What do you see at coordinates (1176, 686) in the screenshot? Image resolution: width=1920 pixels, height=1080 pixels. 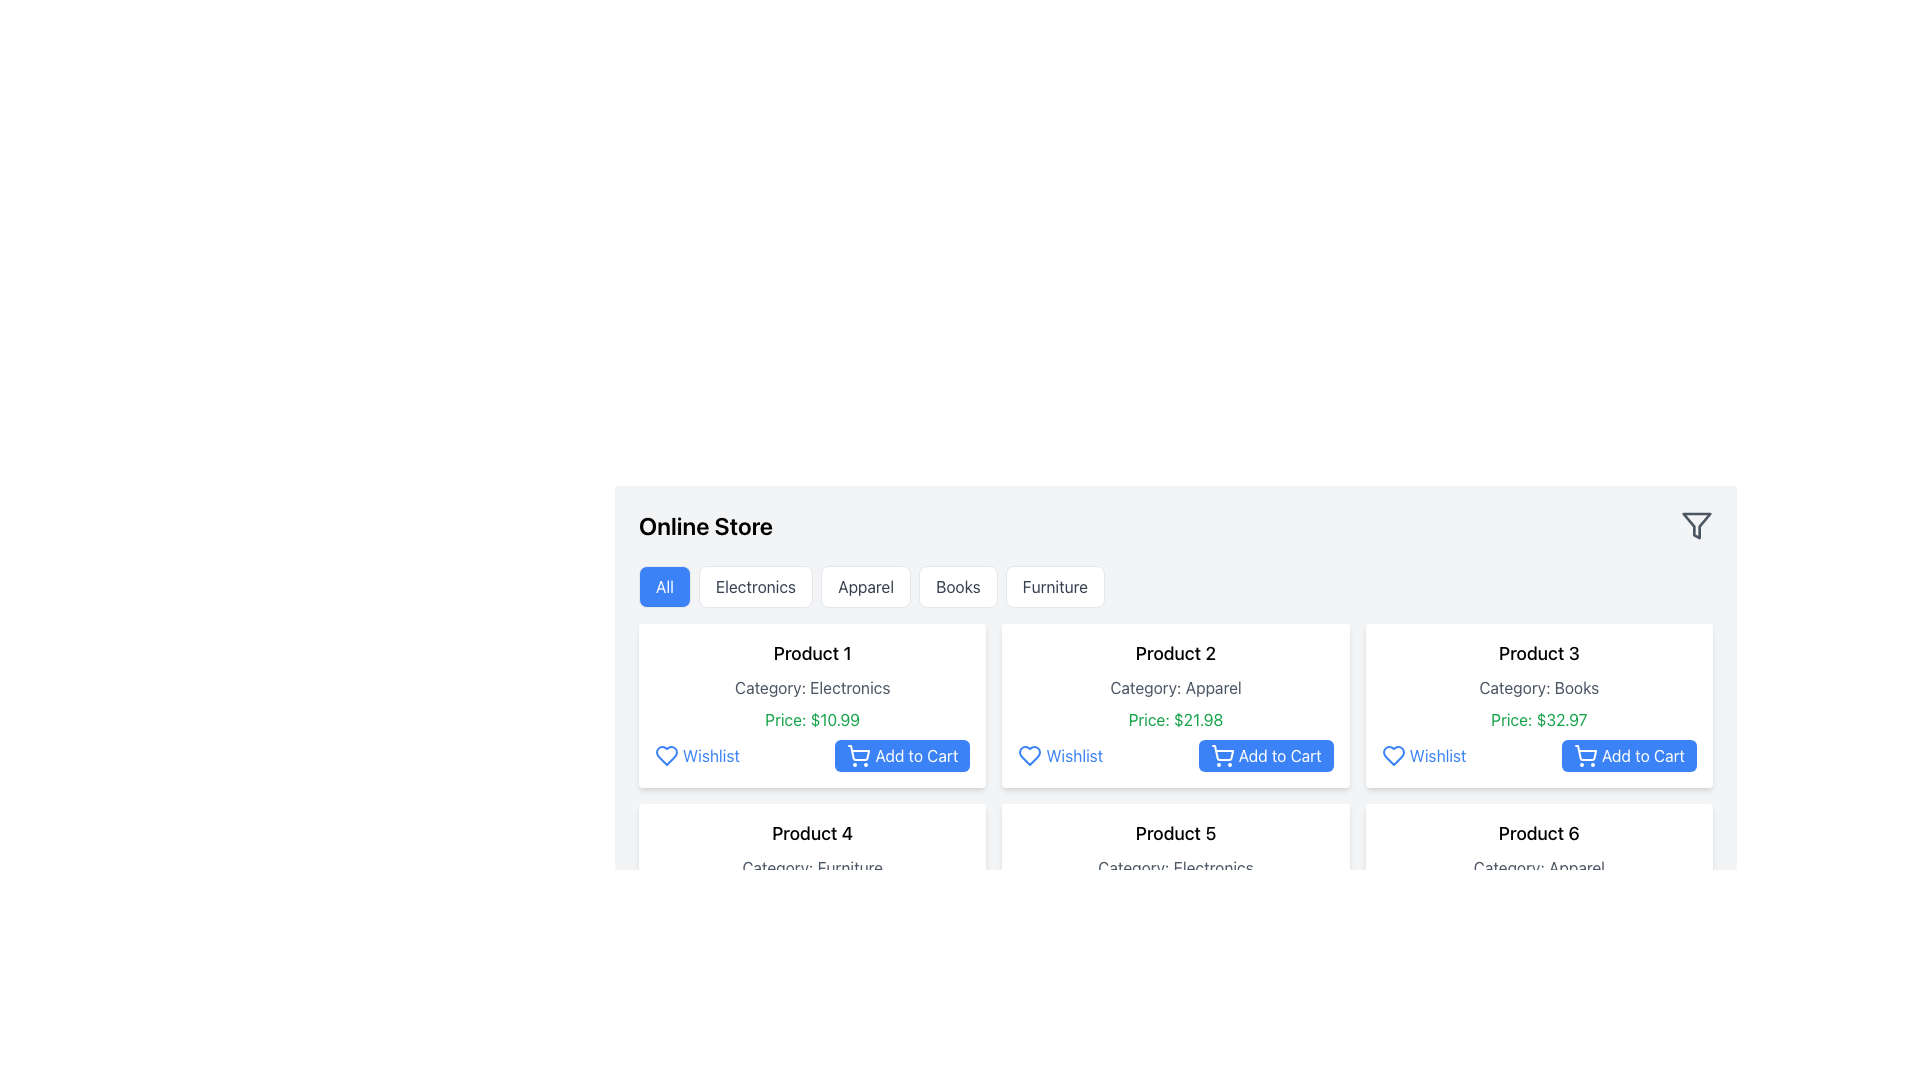 I see `text label categorizing the product under 'Apparel', located in the product card labeled 'Product 2', positioned between the title and price information` at bounding box center [1176, 686].